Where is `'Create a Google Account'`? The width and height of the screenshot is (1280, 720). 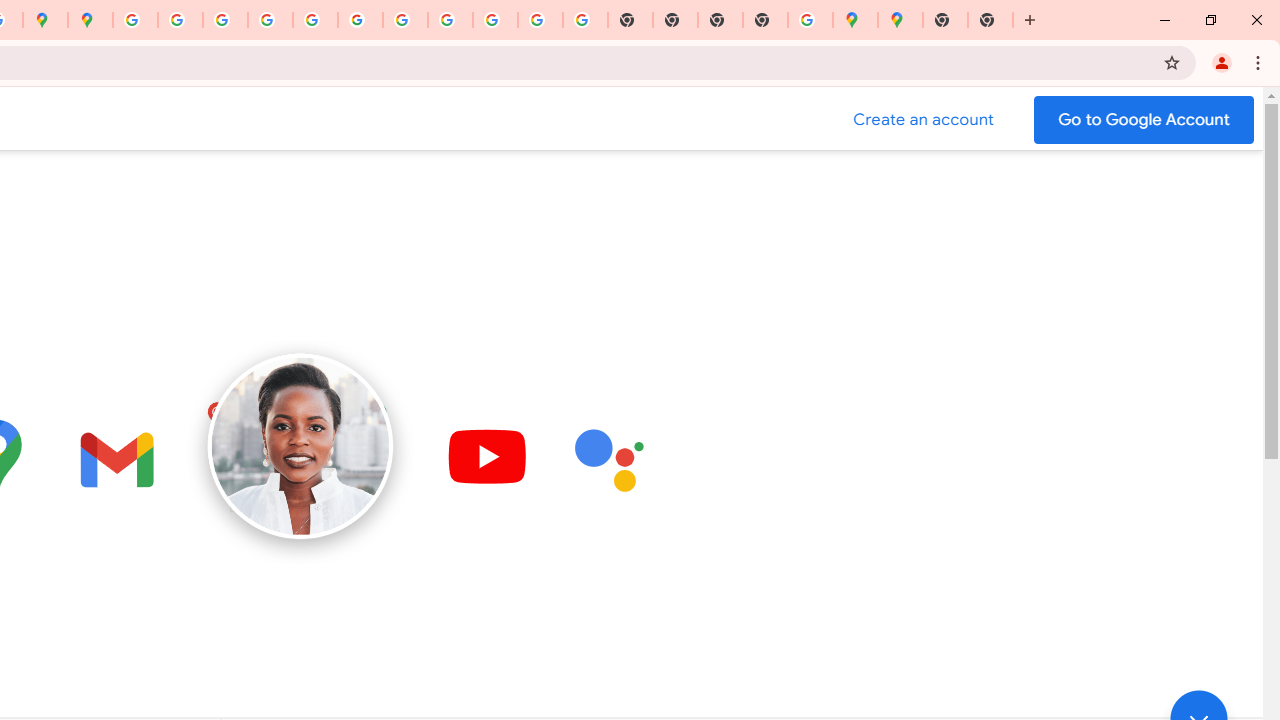
'Create a Google Account' is located at coordinates (923, 119).